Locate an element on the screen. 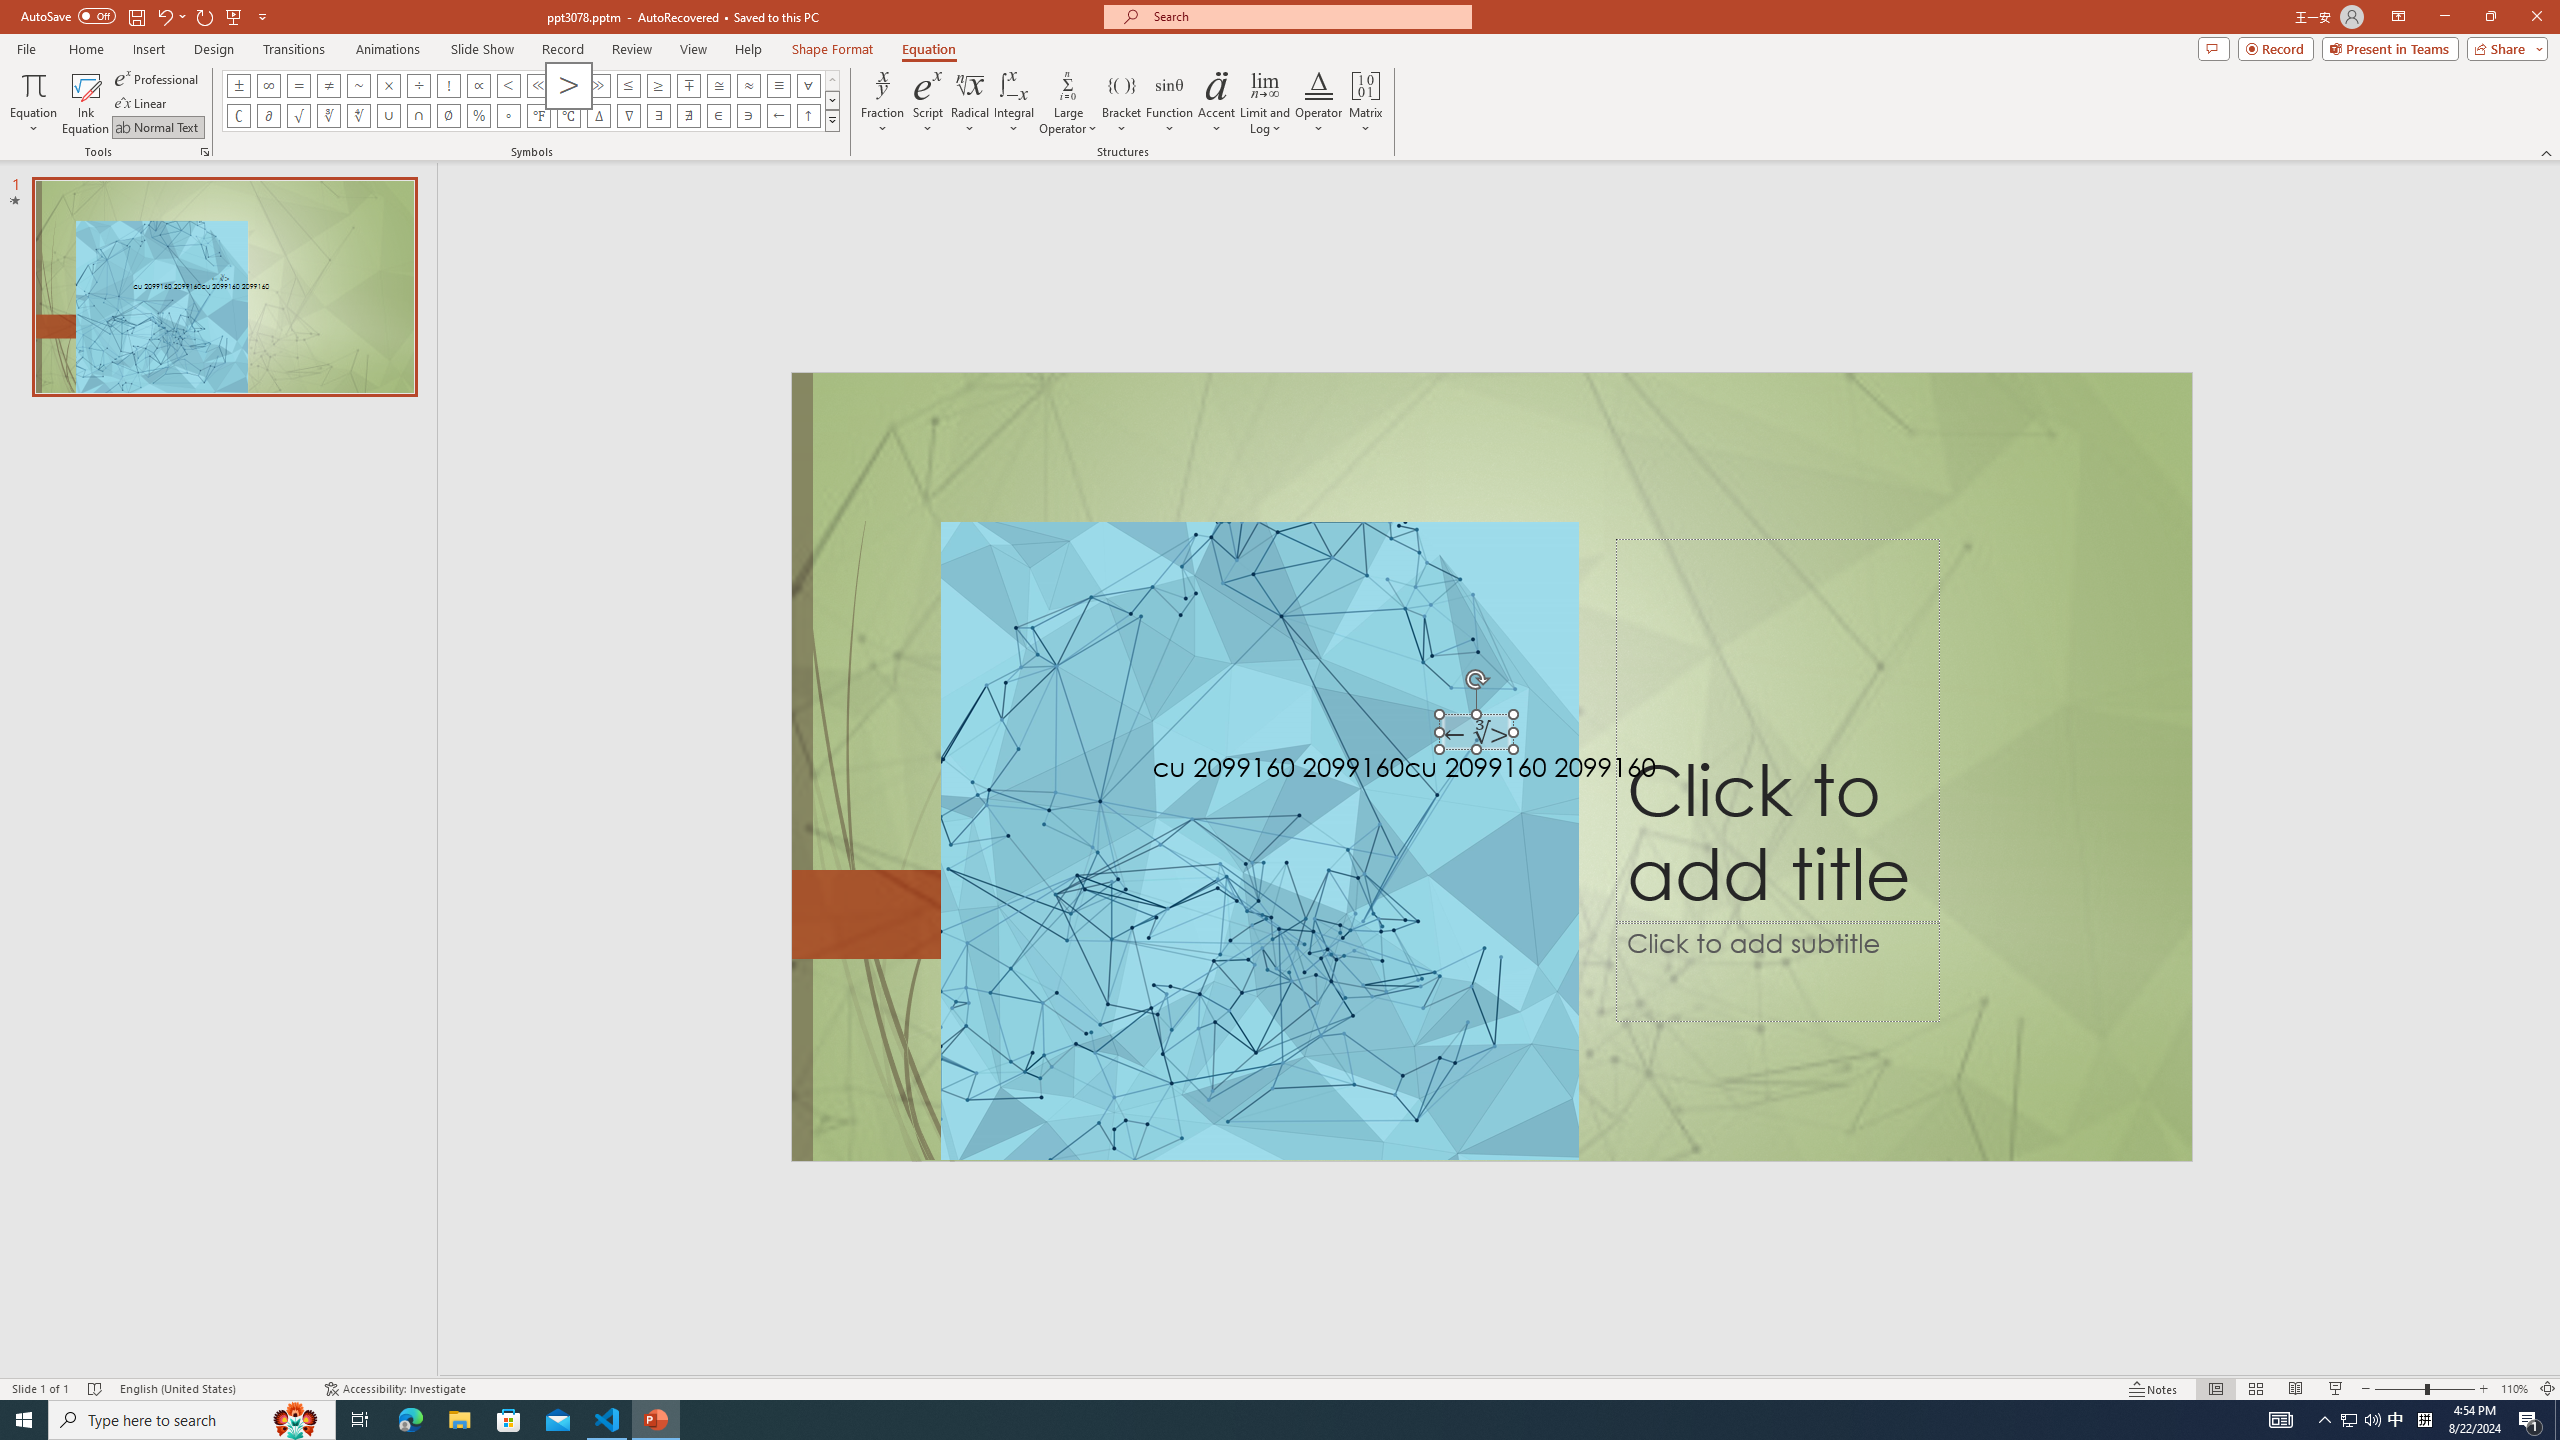  'Equation Symbol Much Less Than' is located at coordinates (538, 84).